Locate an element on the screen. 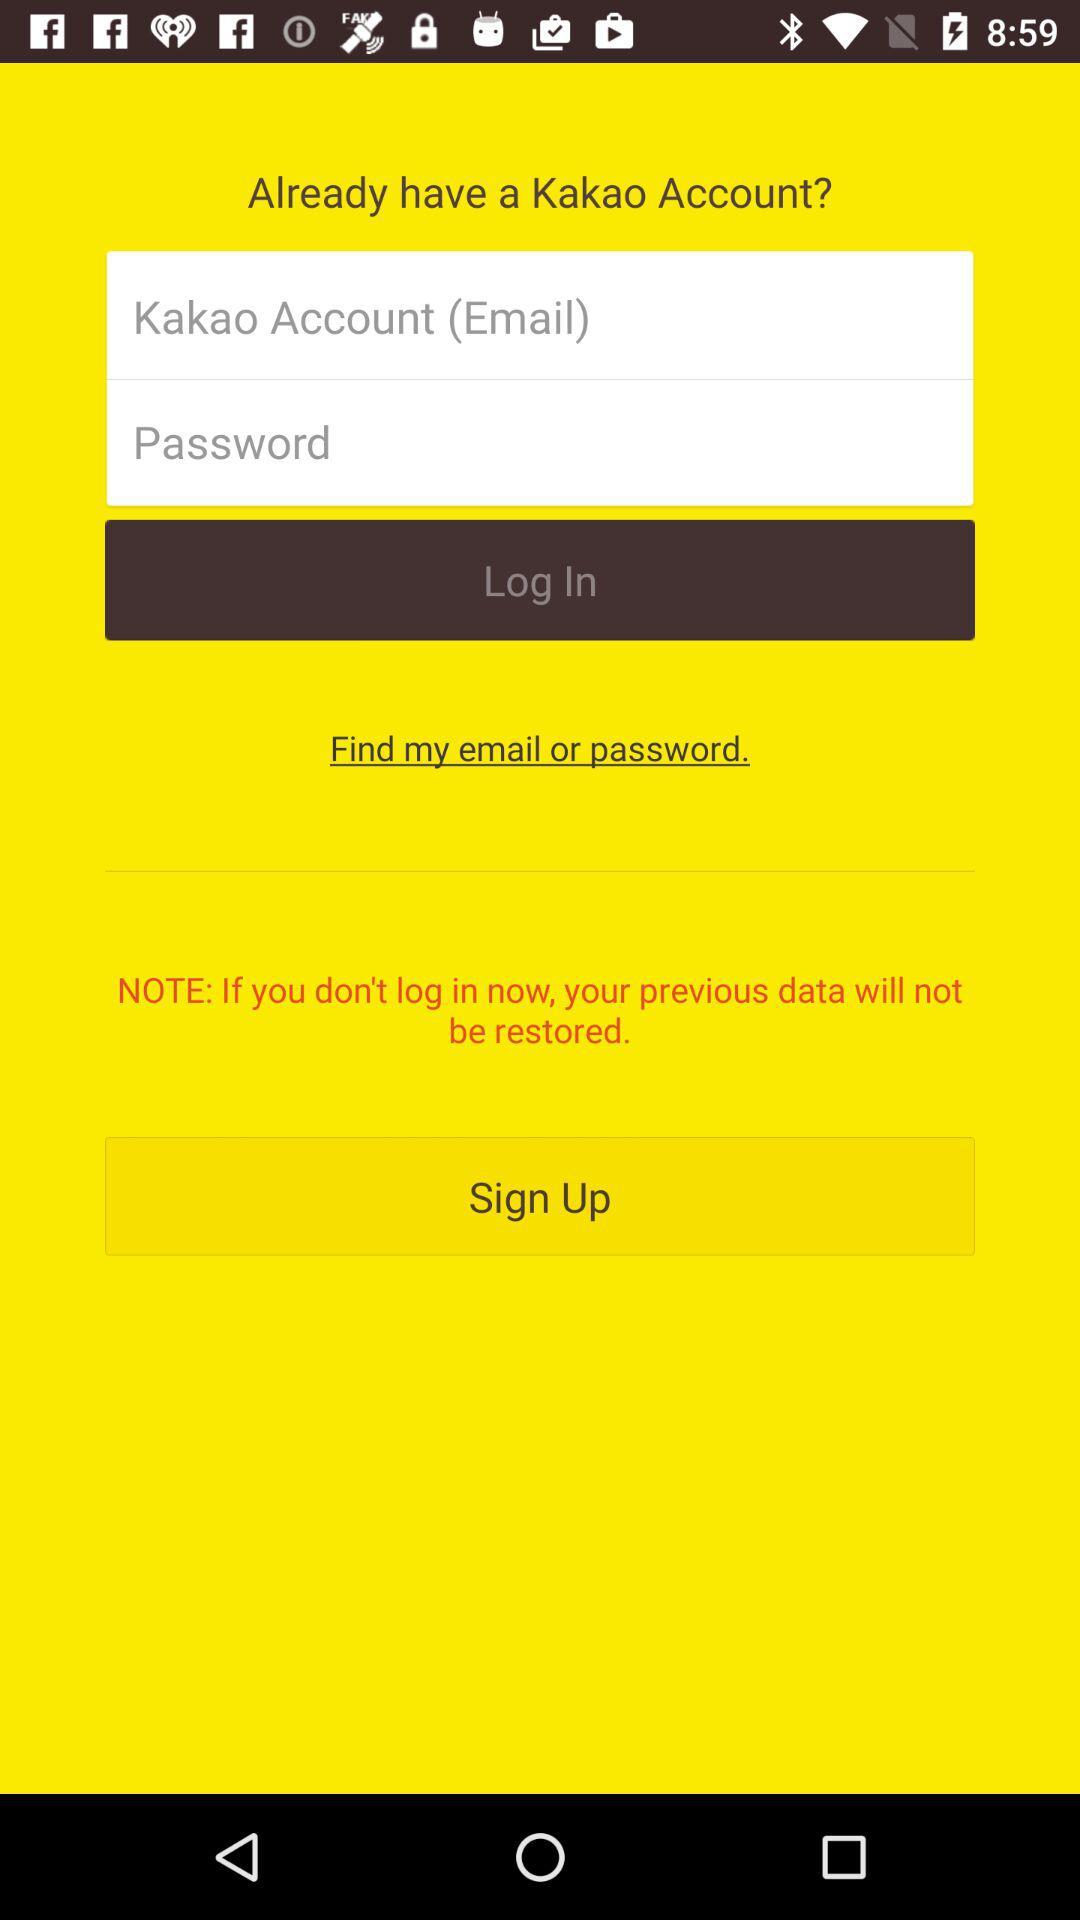 The height and width of the screenshot is (1920, 1080). sign up item is located at coordinates (540, 1196).